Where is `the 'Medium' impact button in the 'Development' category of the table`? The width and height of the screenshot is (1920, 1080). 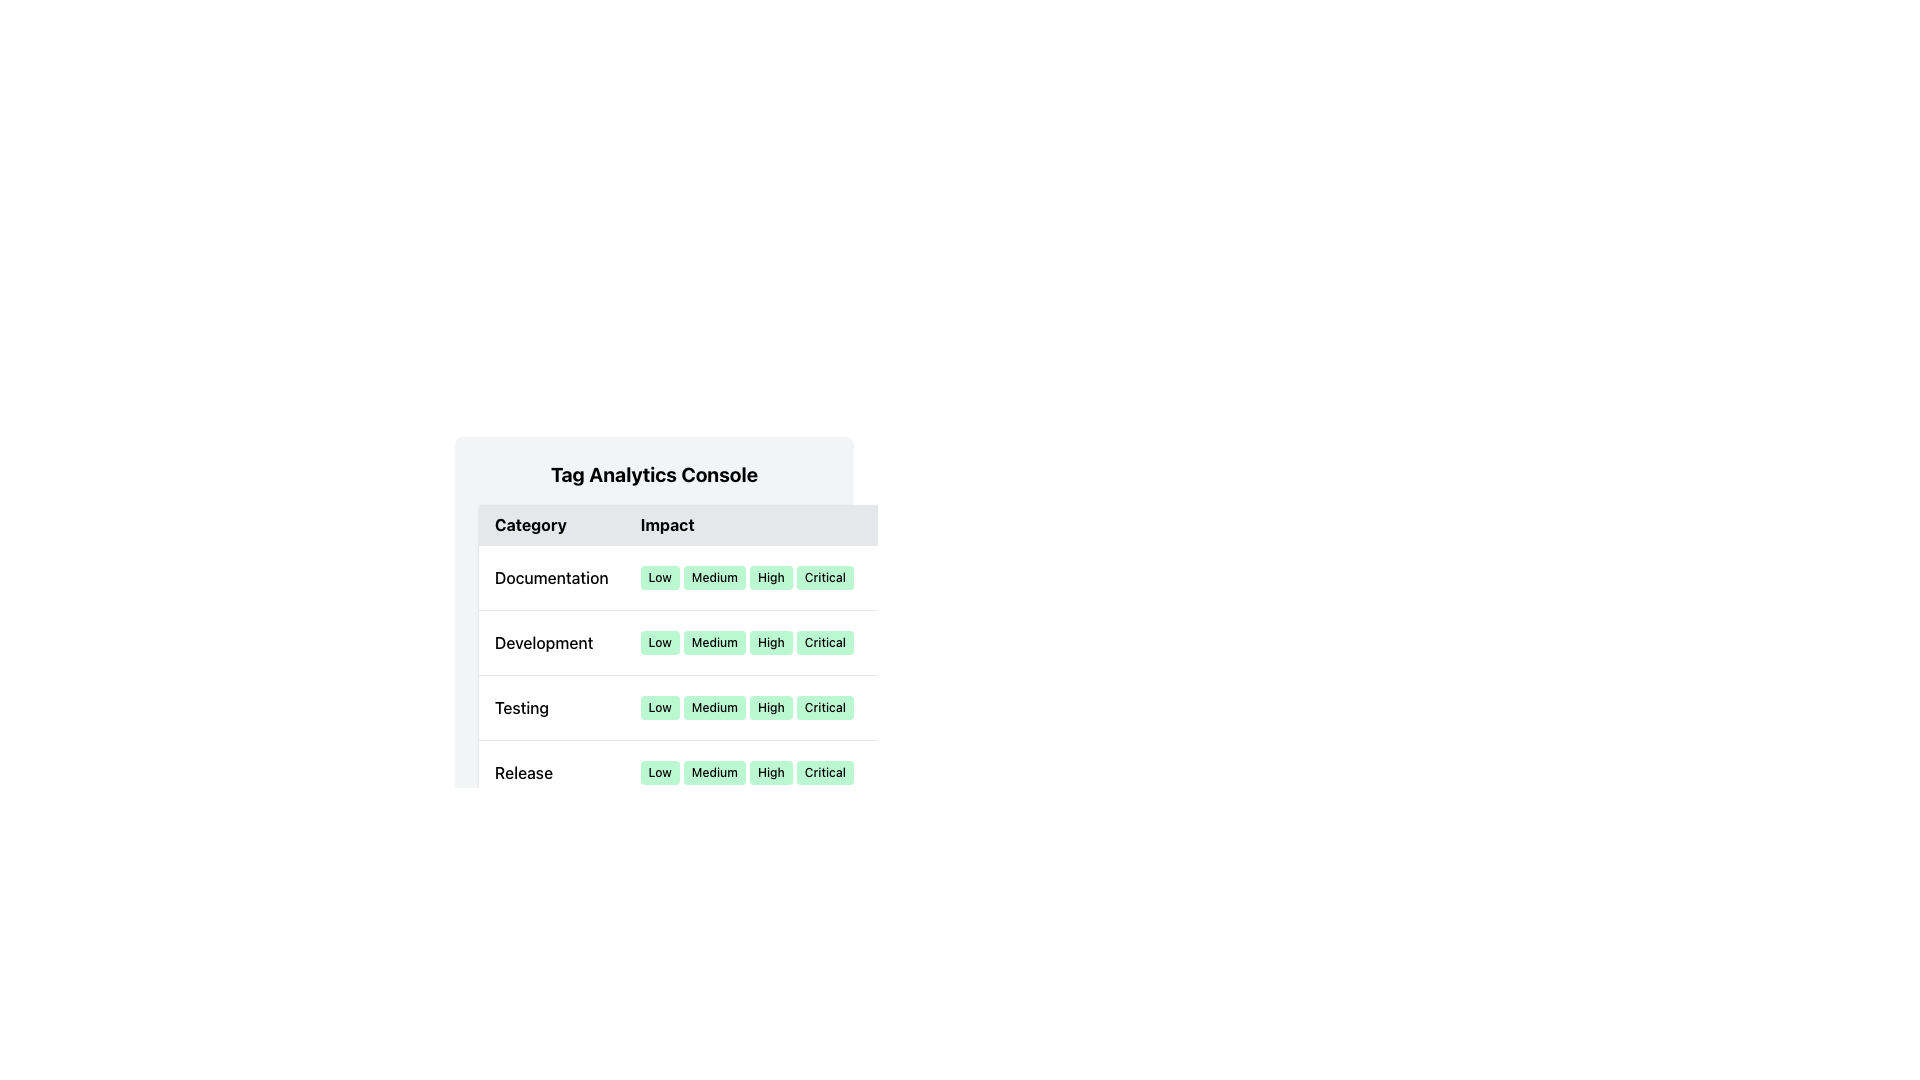
the 'Medium' impact button in the 'Development' category of the table is located at coordinates (719, 655).